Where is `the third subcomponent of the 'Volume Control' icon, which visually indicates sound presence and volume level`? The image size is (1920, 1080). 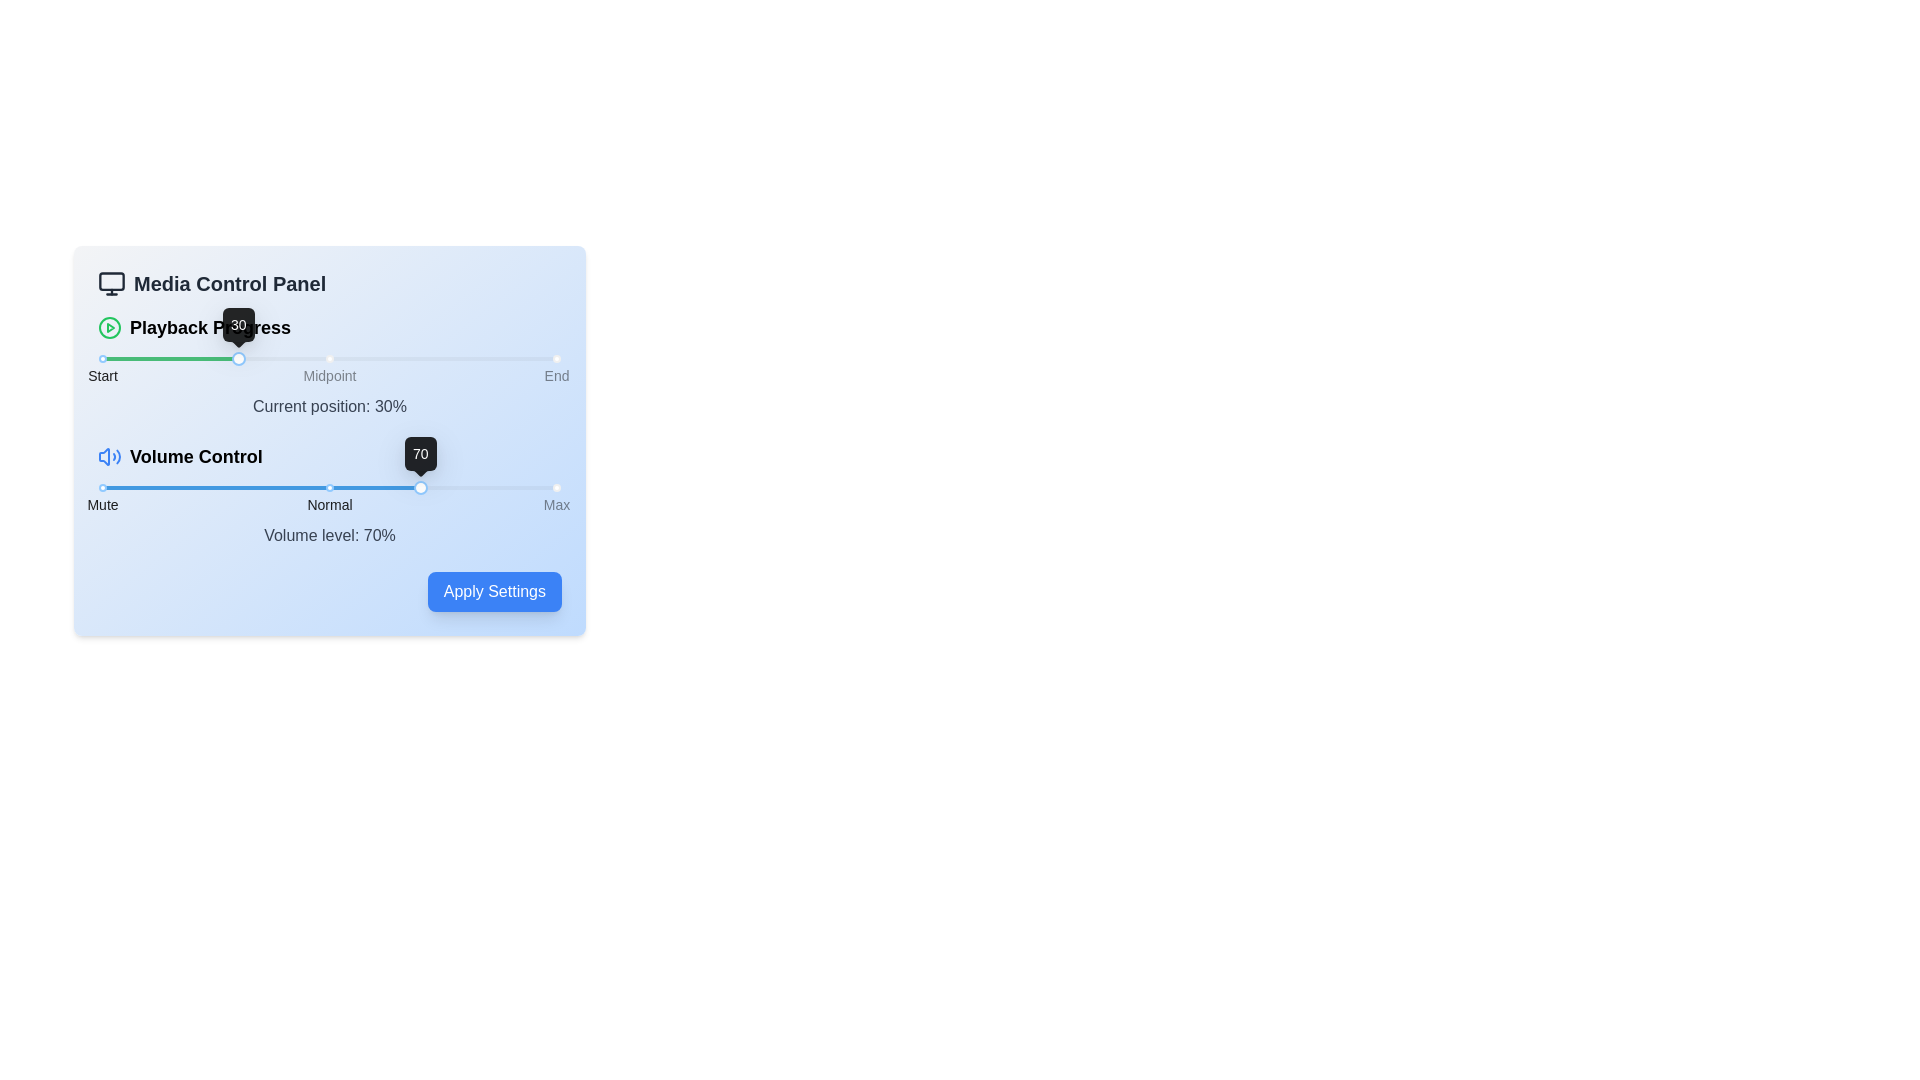 the third subcomponent of the 'Volume Control' icon, which visually indicates sound presence and volume level is located at coordinates (117, 456).